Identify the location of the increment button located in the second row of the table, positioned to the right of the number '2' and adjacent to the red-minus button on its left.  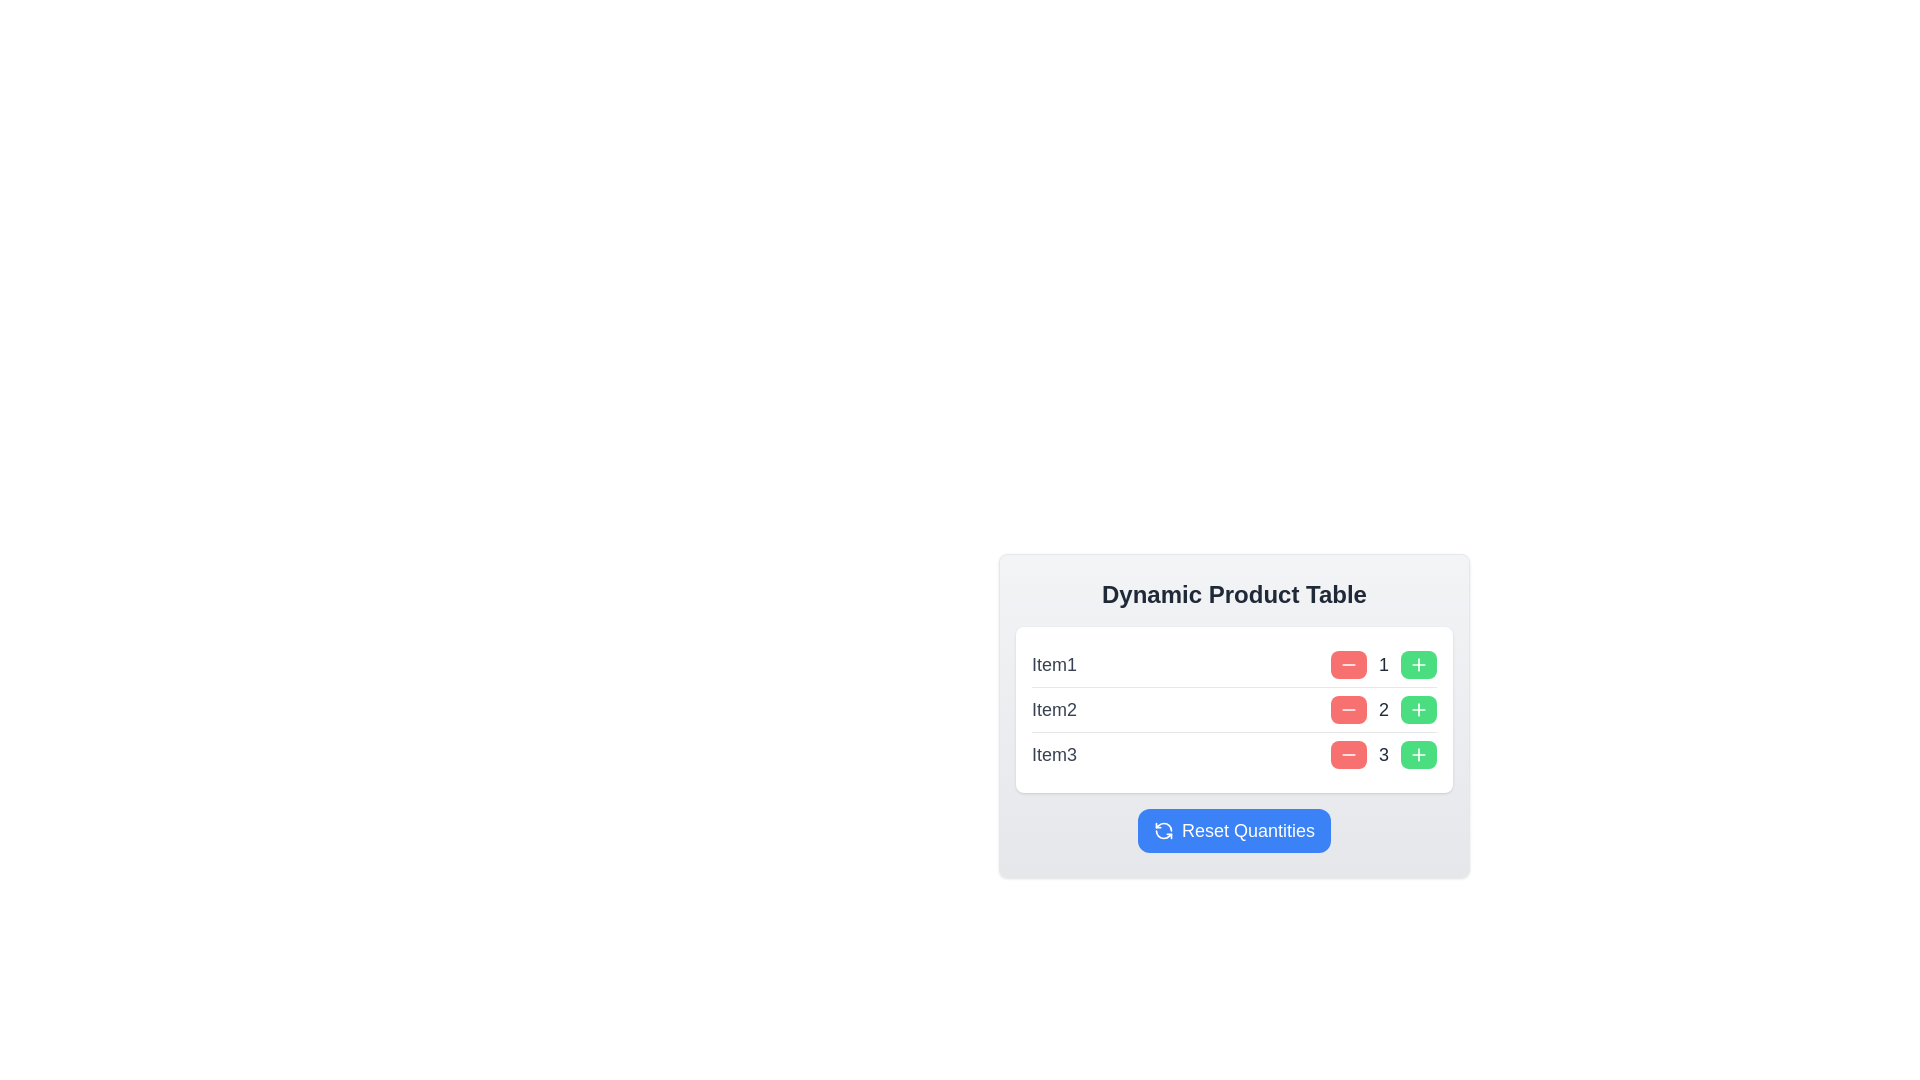
(1418, 708).